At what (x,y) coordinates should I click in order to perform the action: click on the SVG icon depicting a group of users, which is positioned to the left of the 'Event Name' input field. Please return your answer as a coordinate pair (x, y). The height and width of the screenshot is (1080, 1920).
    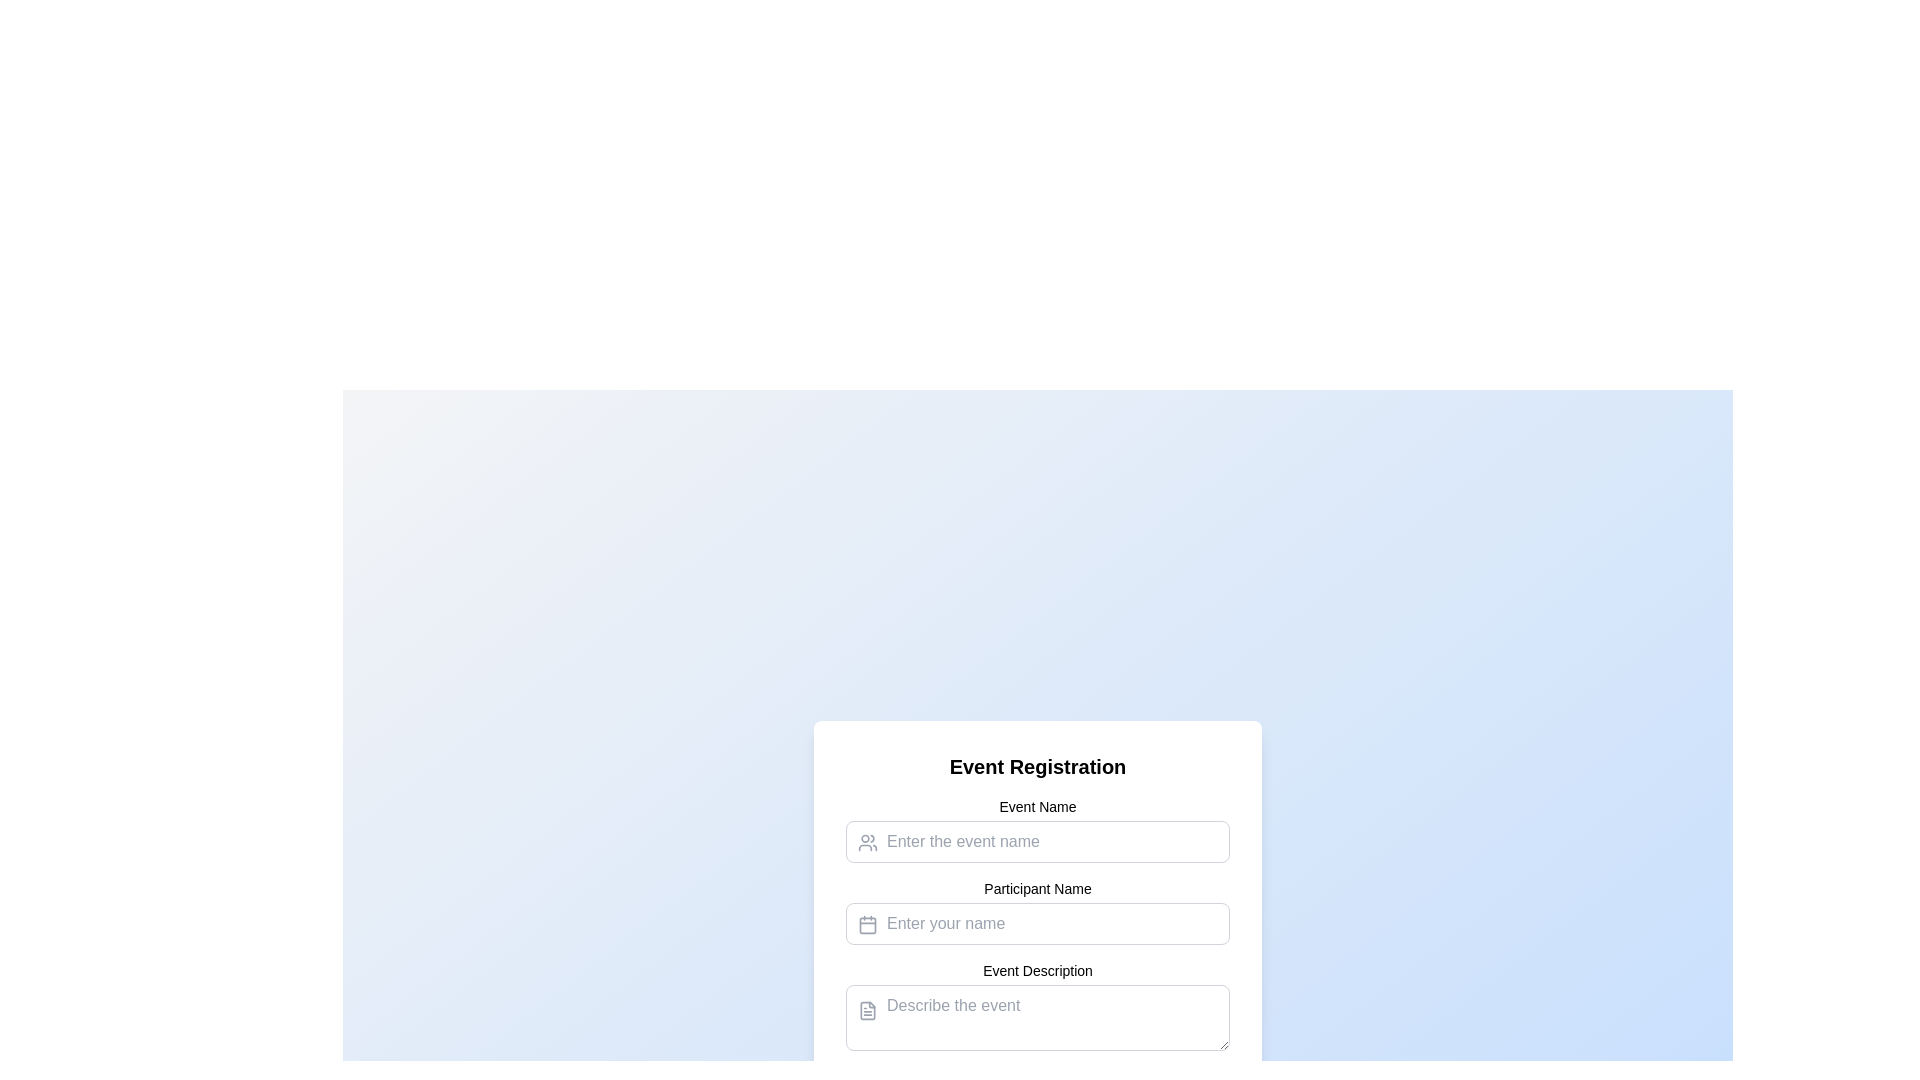
    Looking at the image, I should click on (868, 843).